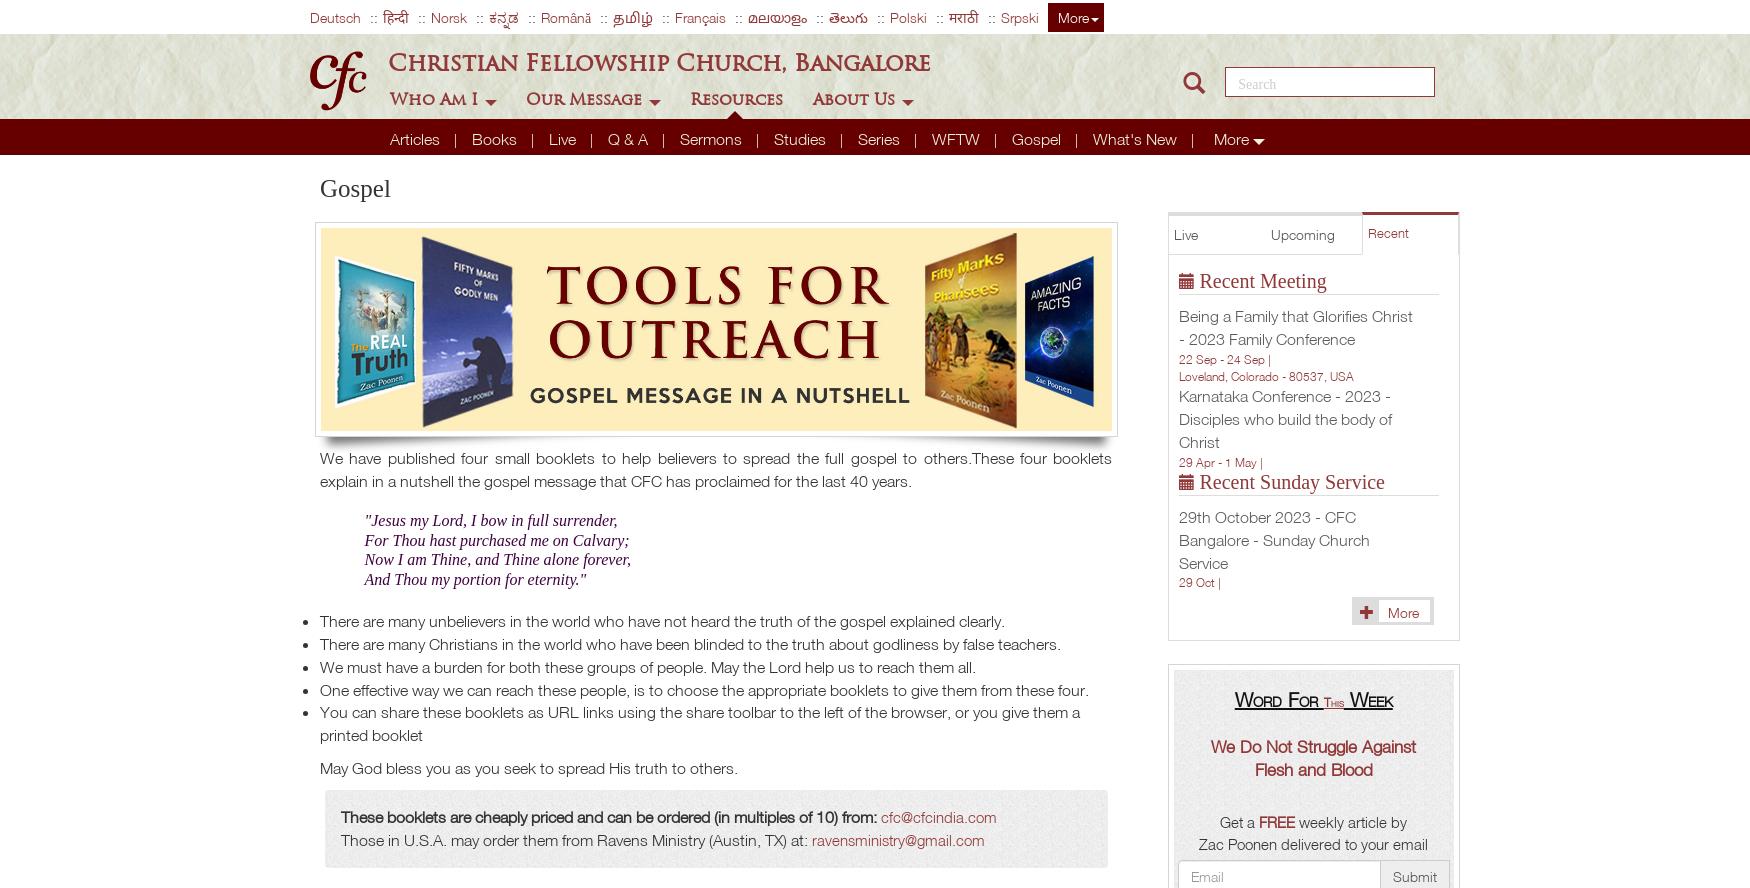  I want to click on 'Our Message', so click(585, 97).